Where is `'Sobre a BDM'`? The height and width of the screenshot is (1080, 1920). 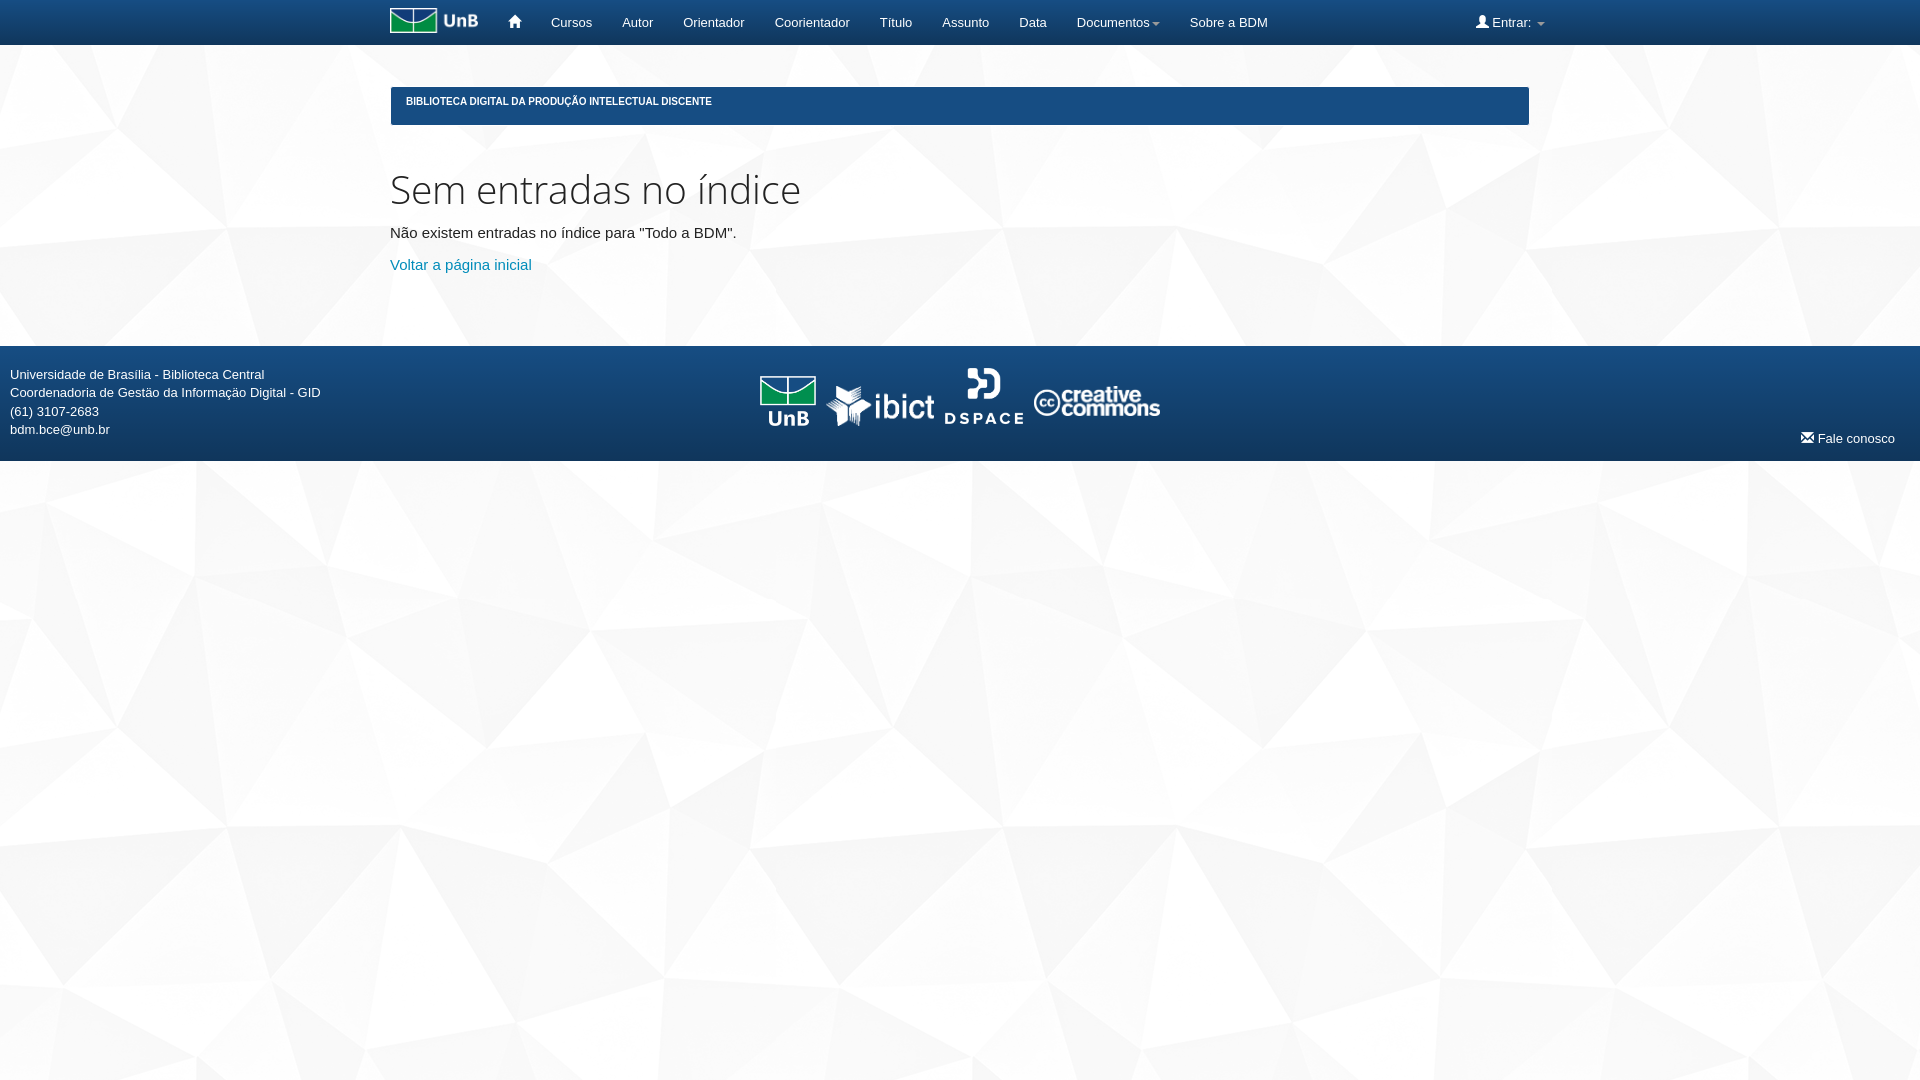 'Sobre a BDM' is located at coordinates (1227, 22).